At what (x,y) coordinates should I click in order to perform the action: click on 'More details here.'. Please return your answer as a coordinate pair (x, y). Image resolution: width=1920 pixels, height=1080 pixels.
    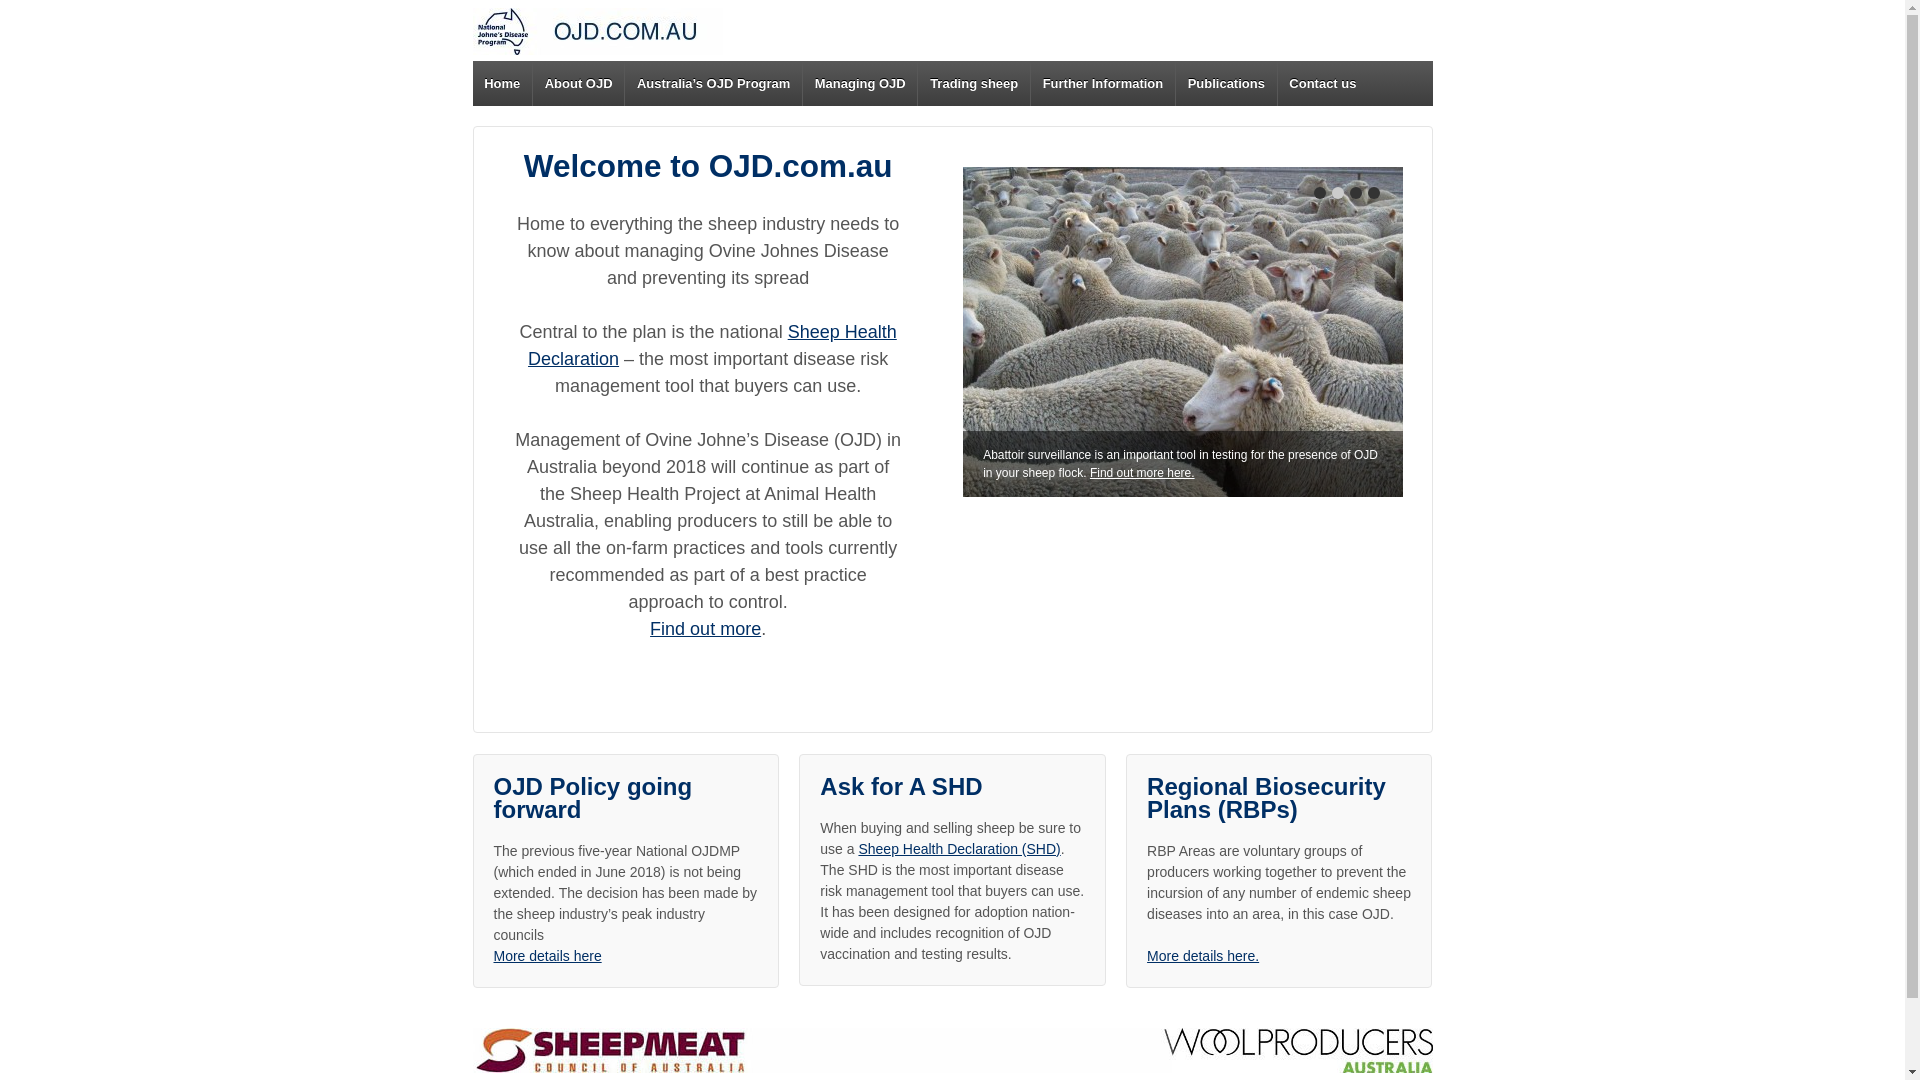
    Looking at the image, I should click on (1202, 955).